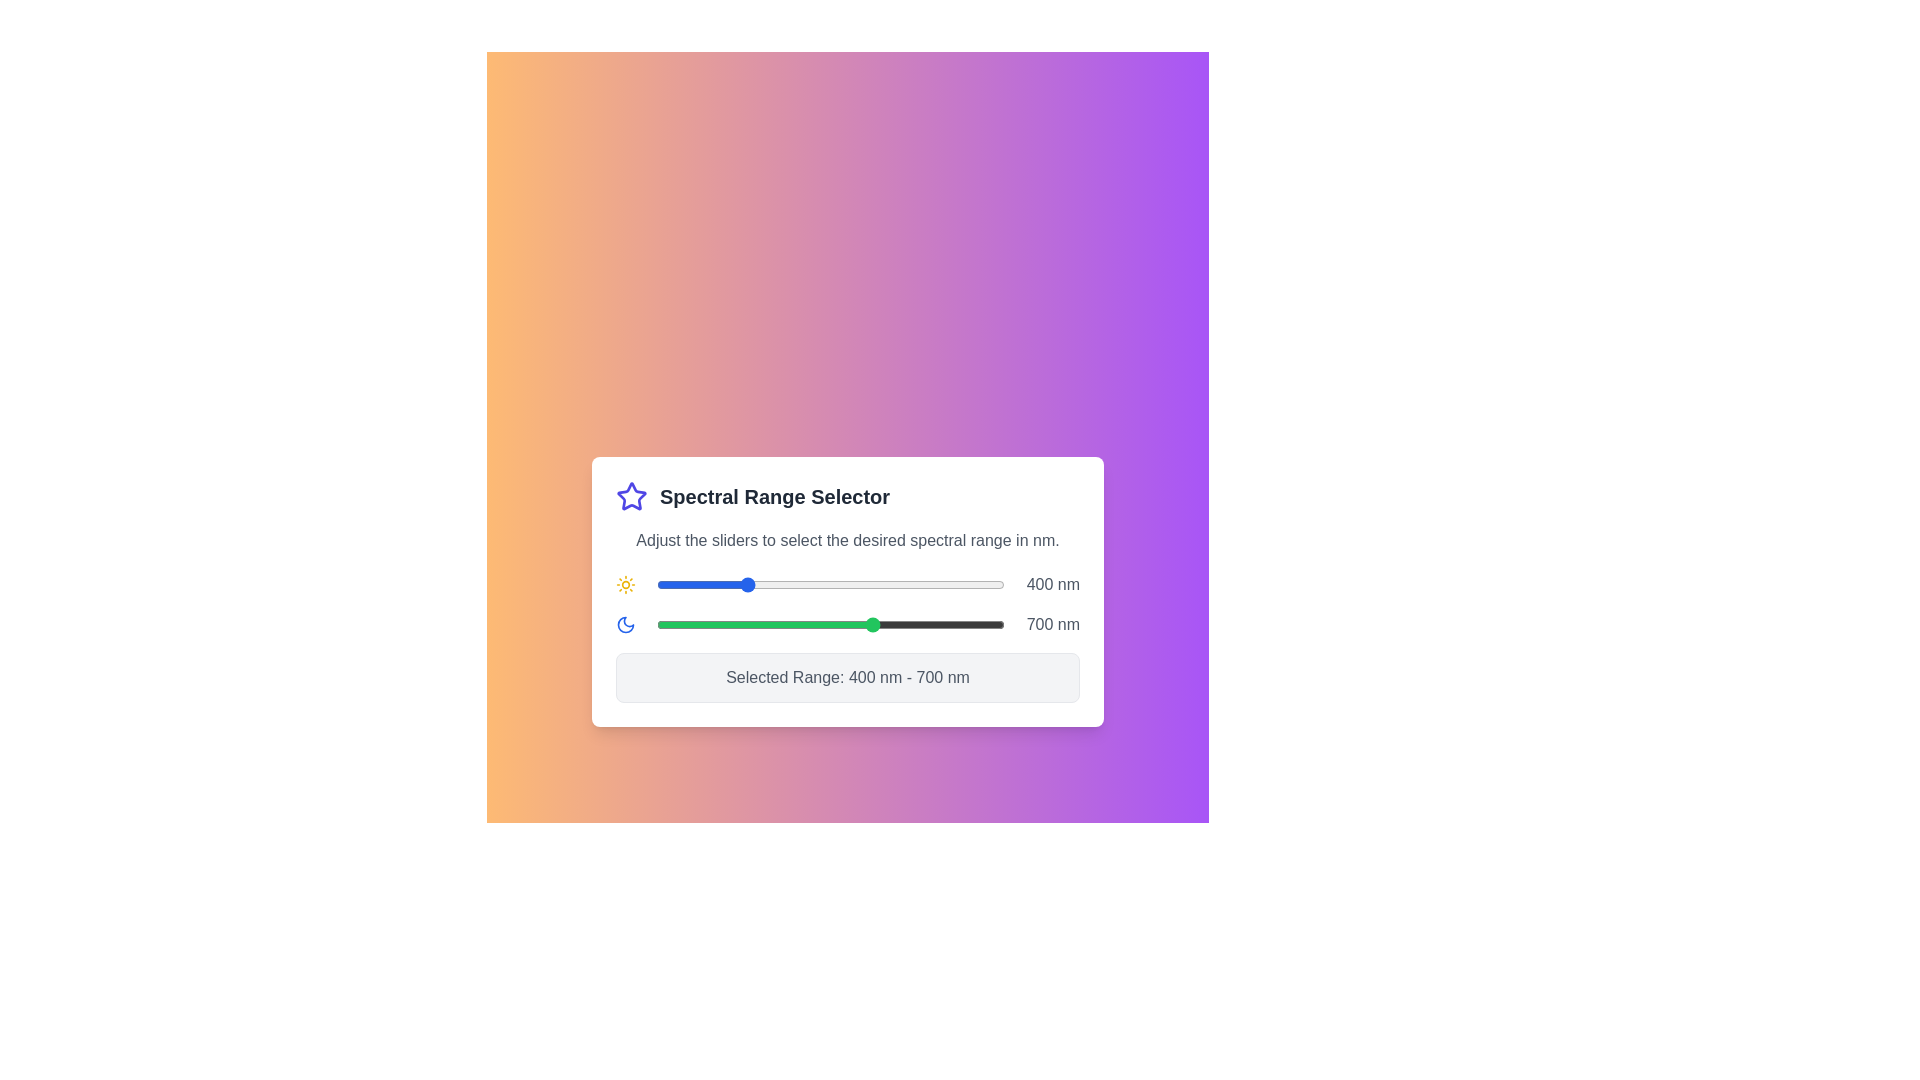 This screenshot has height=1080, width=1920. Describe the element at coordinates (739, 585) in the screenshot. I see `the start slider to set the lower limit of the spectral range to 392 nm` at that location.